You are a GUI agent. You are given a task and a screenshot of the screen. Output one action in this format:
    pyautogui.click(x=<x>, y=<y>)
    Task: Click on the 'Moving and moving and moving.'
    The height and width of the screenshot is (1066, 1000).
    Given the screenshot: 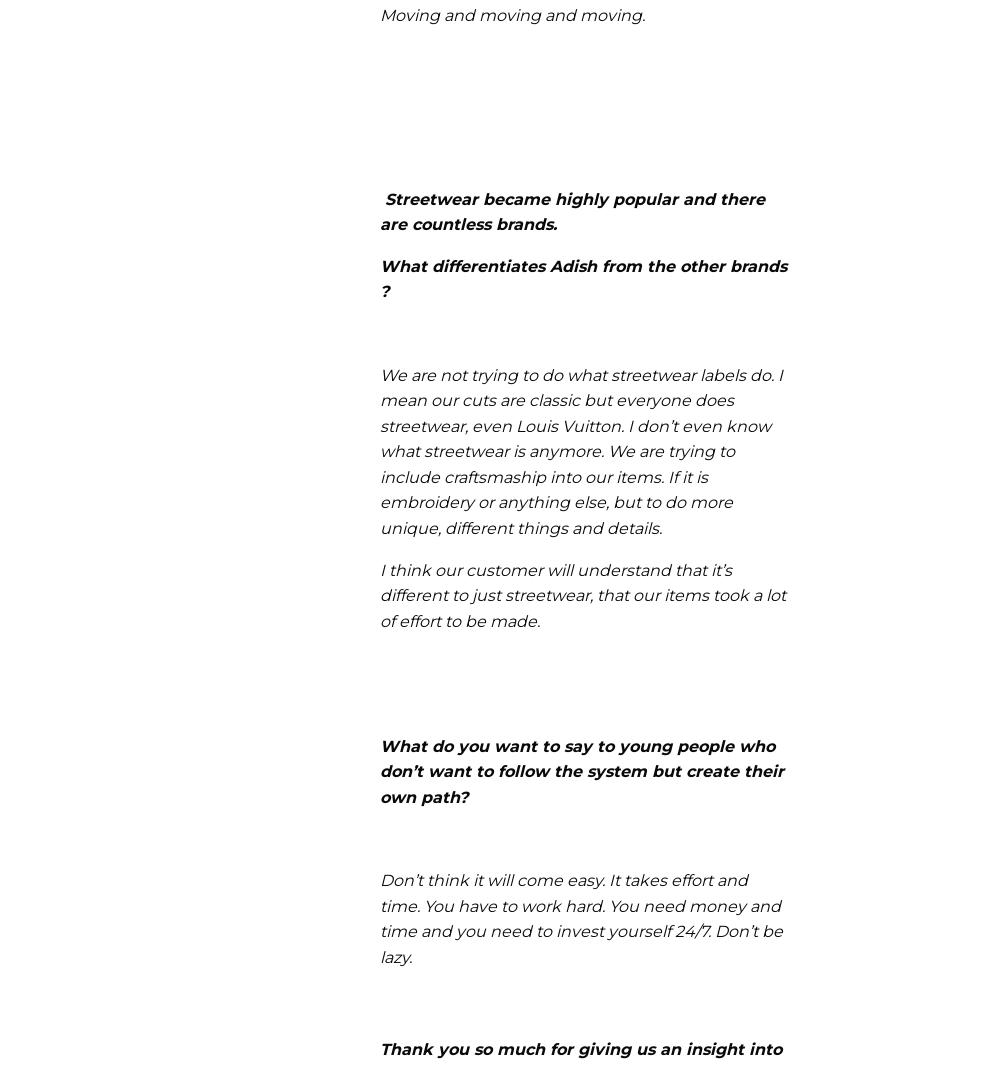 What is the action you would take?
    pyautogui.click(x=512, y=13)
    